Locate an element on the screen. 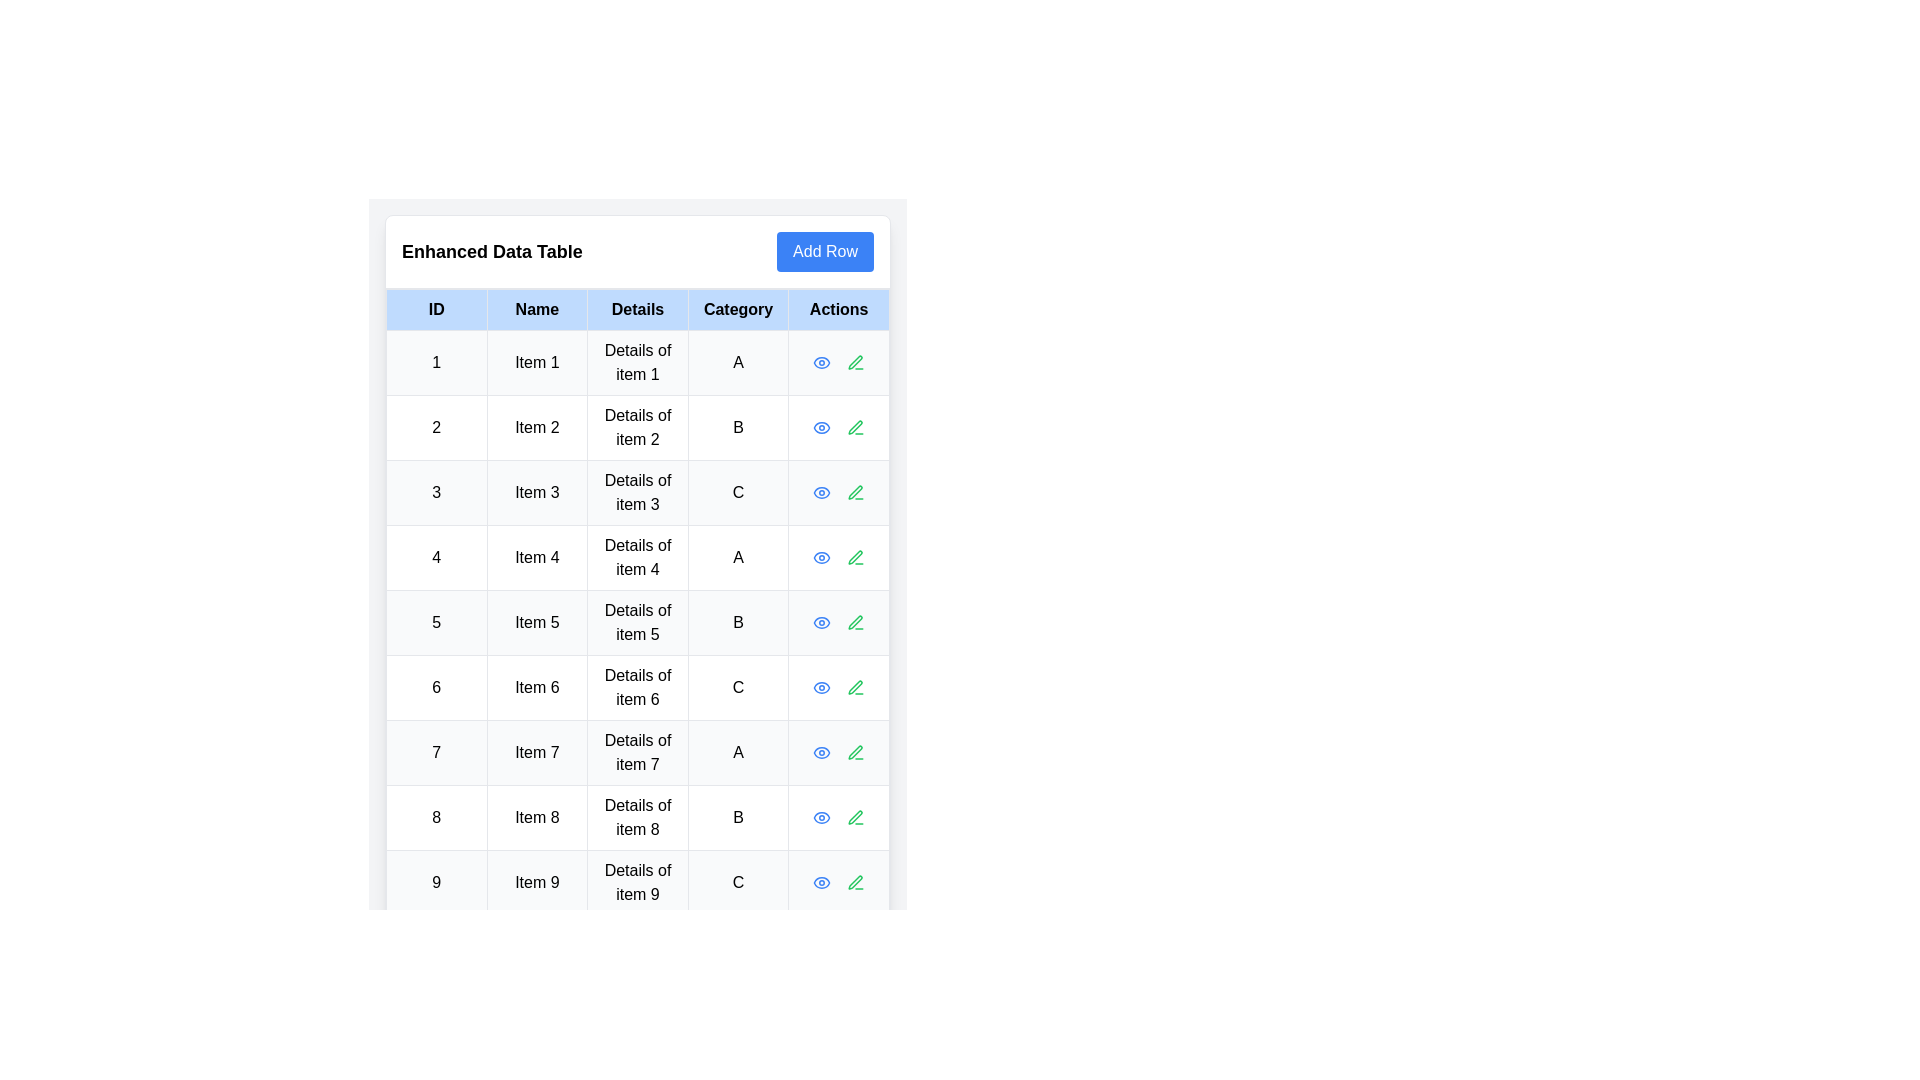 Image resolution: width=1920 pixels, height=1080 pixels. the visibility toggle icon located in the fifth row of the table under the 'Actions' column, which is positioned before the edit icon is located at coordinates (822, 622).